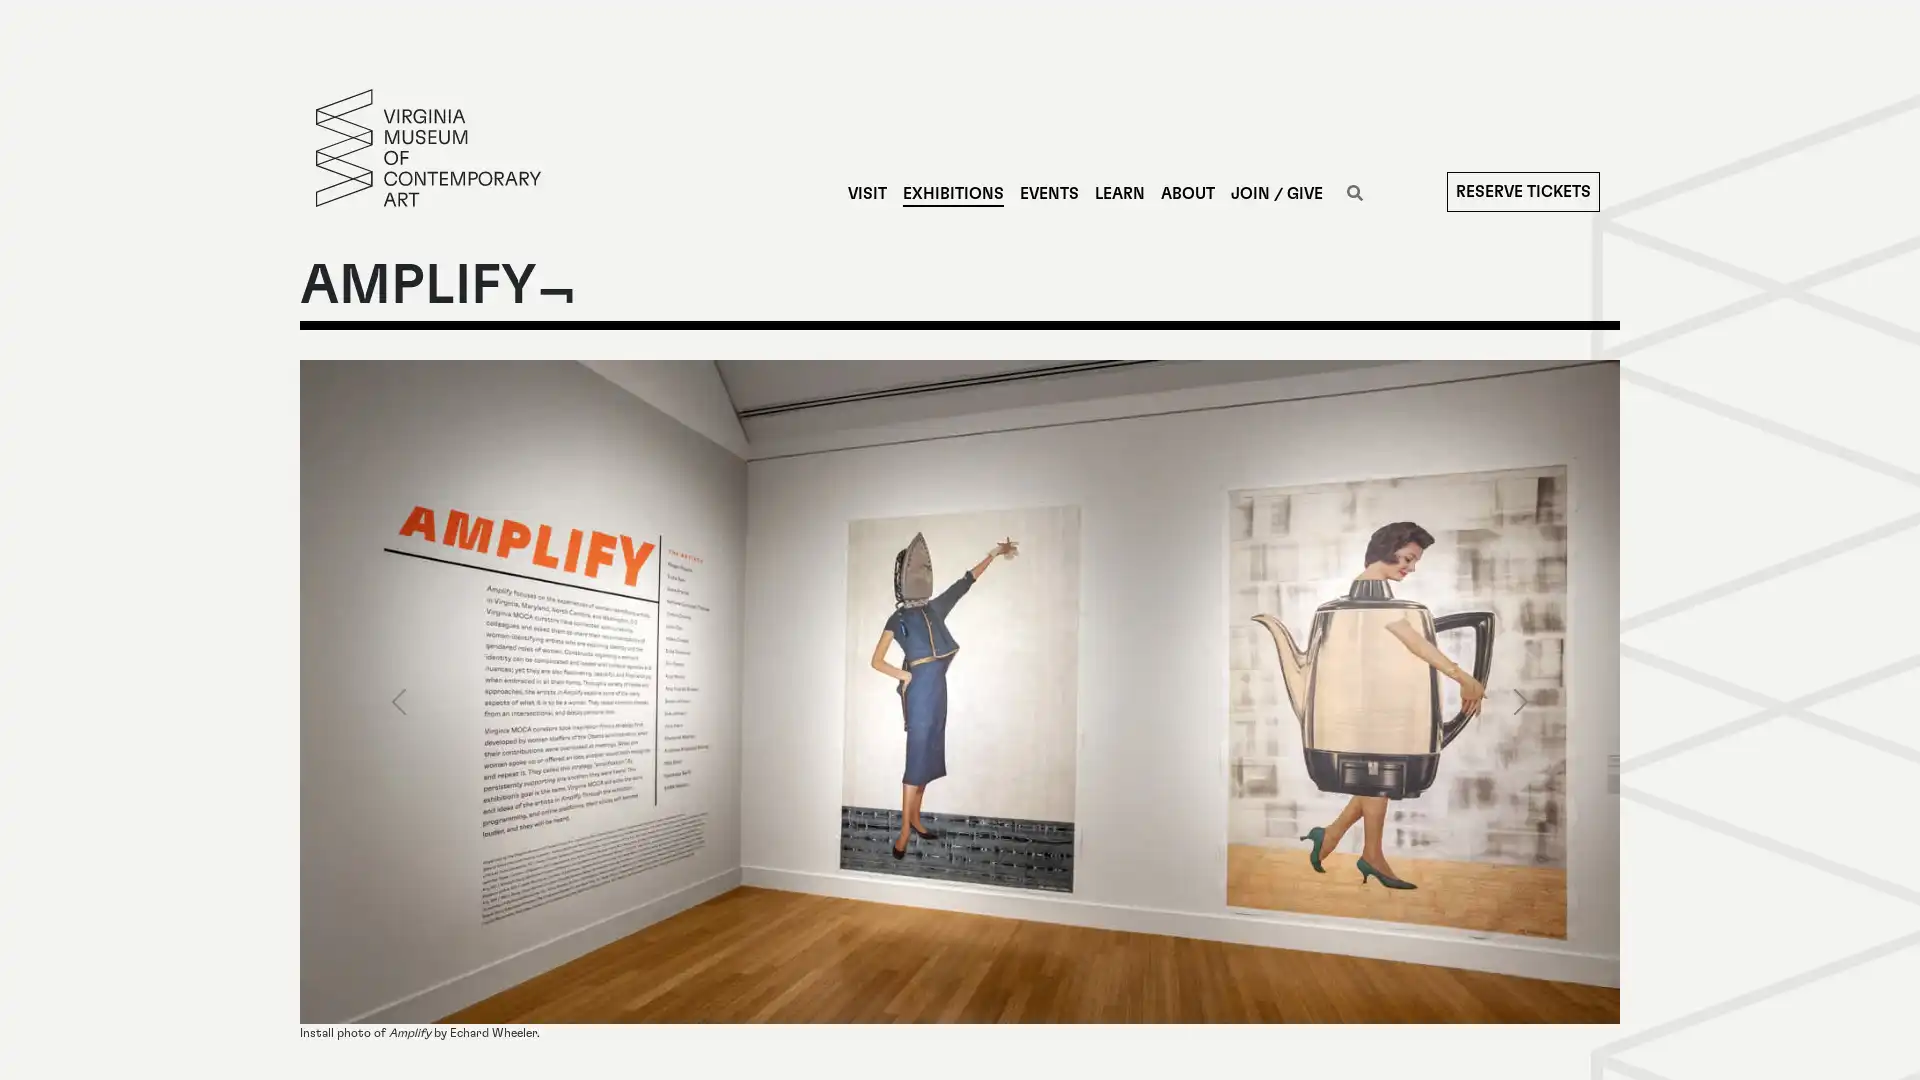  What do you see at coordinates (1117, 193) in the screenshot?
I see `LEARN` at bounding box center [1117, 193].